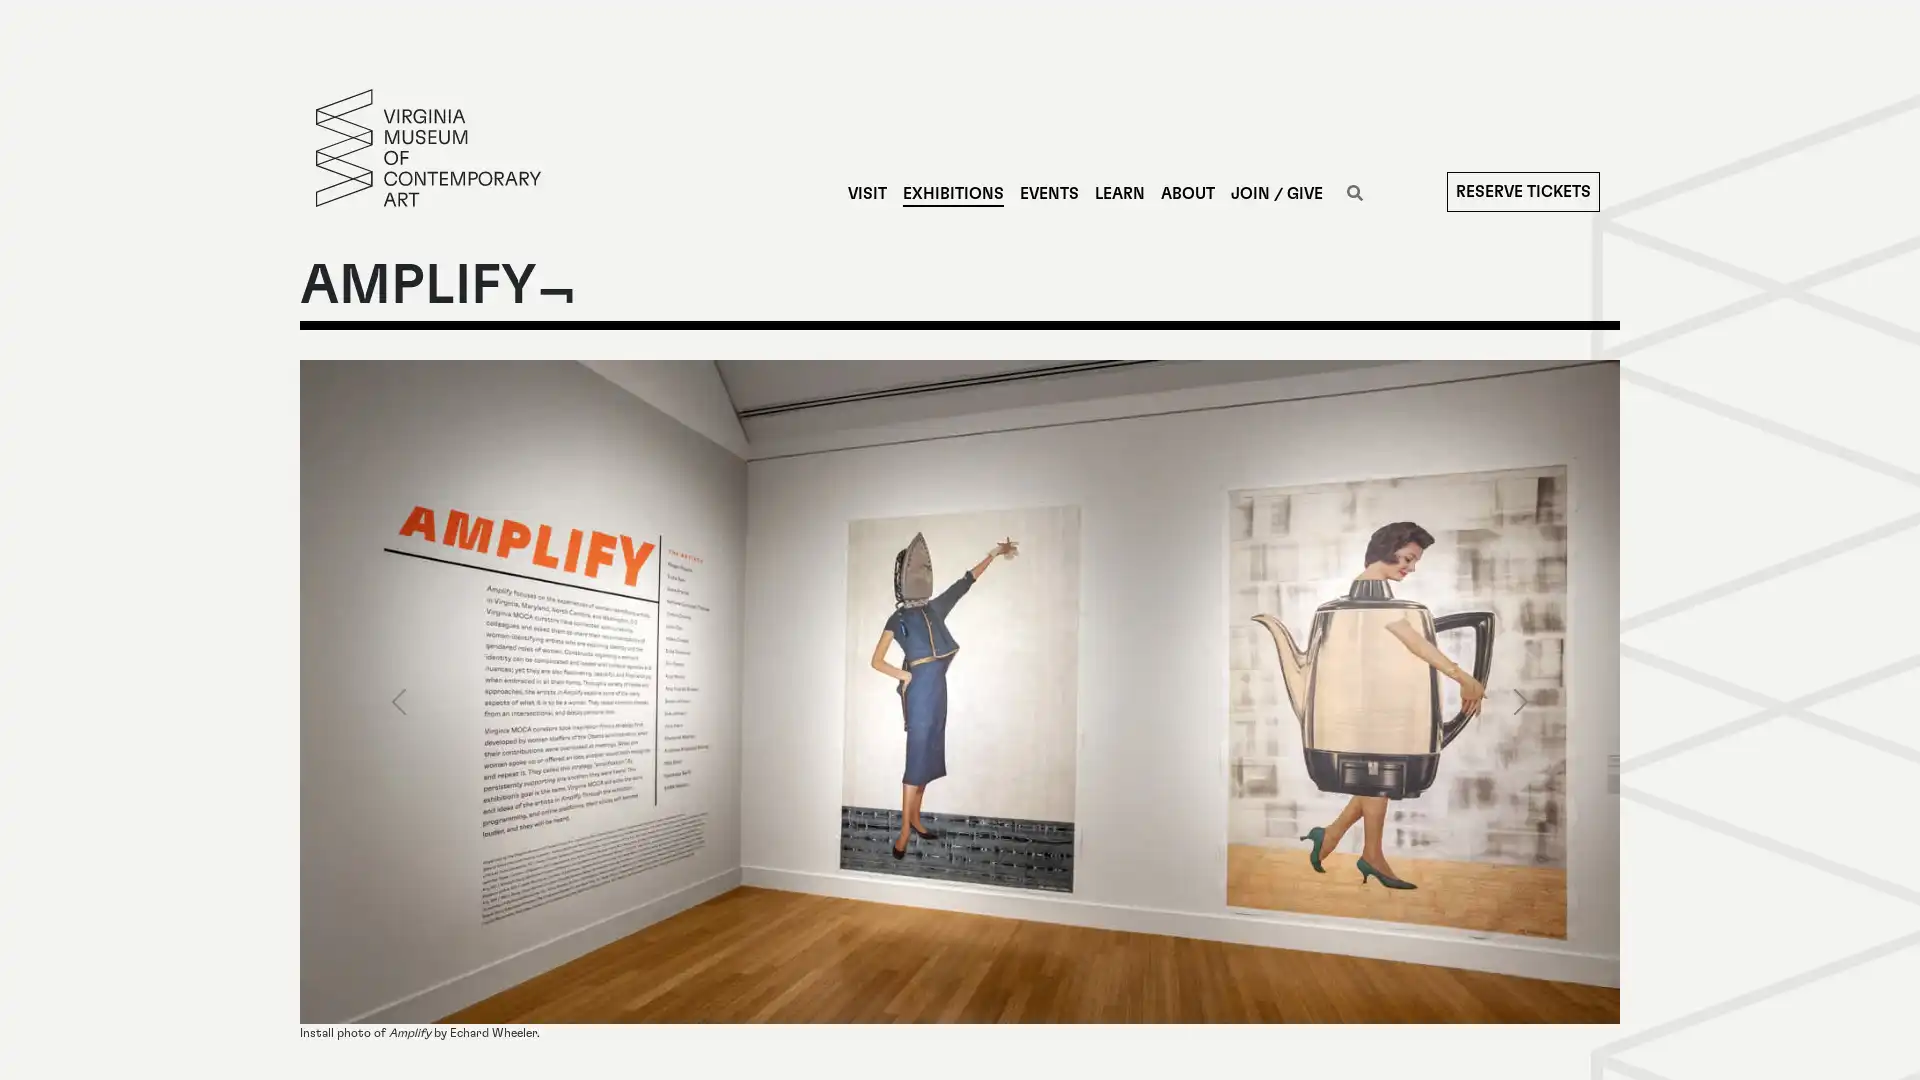  What do you see at coordinates (1117, 193) in the screenshot?
I see `LEARN` at bounding box center [1117, 193].